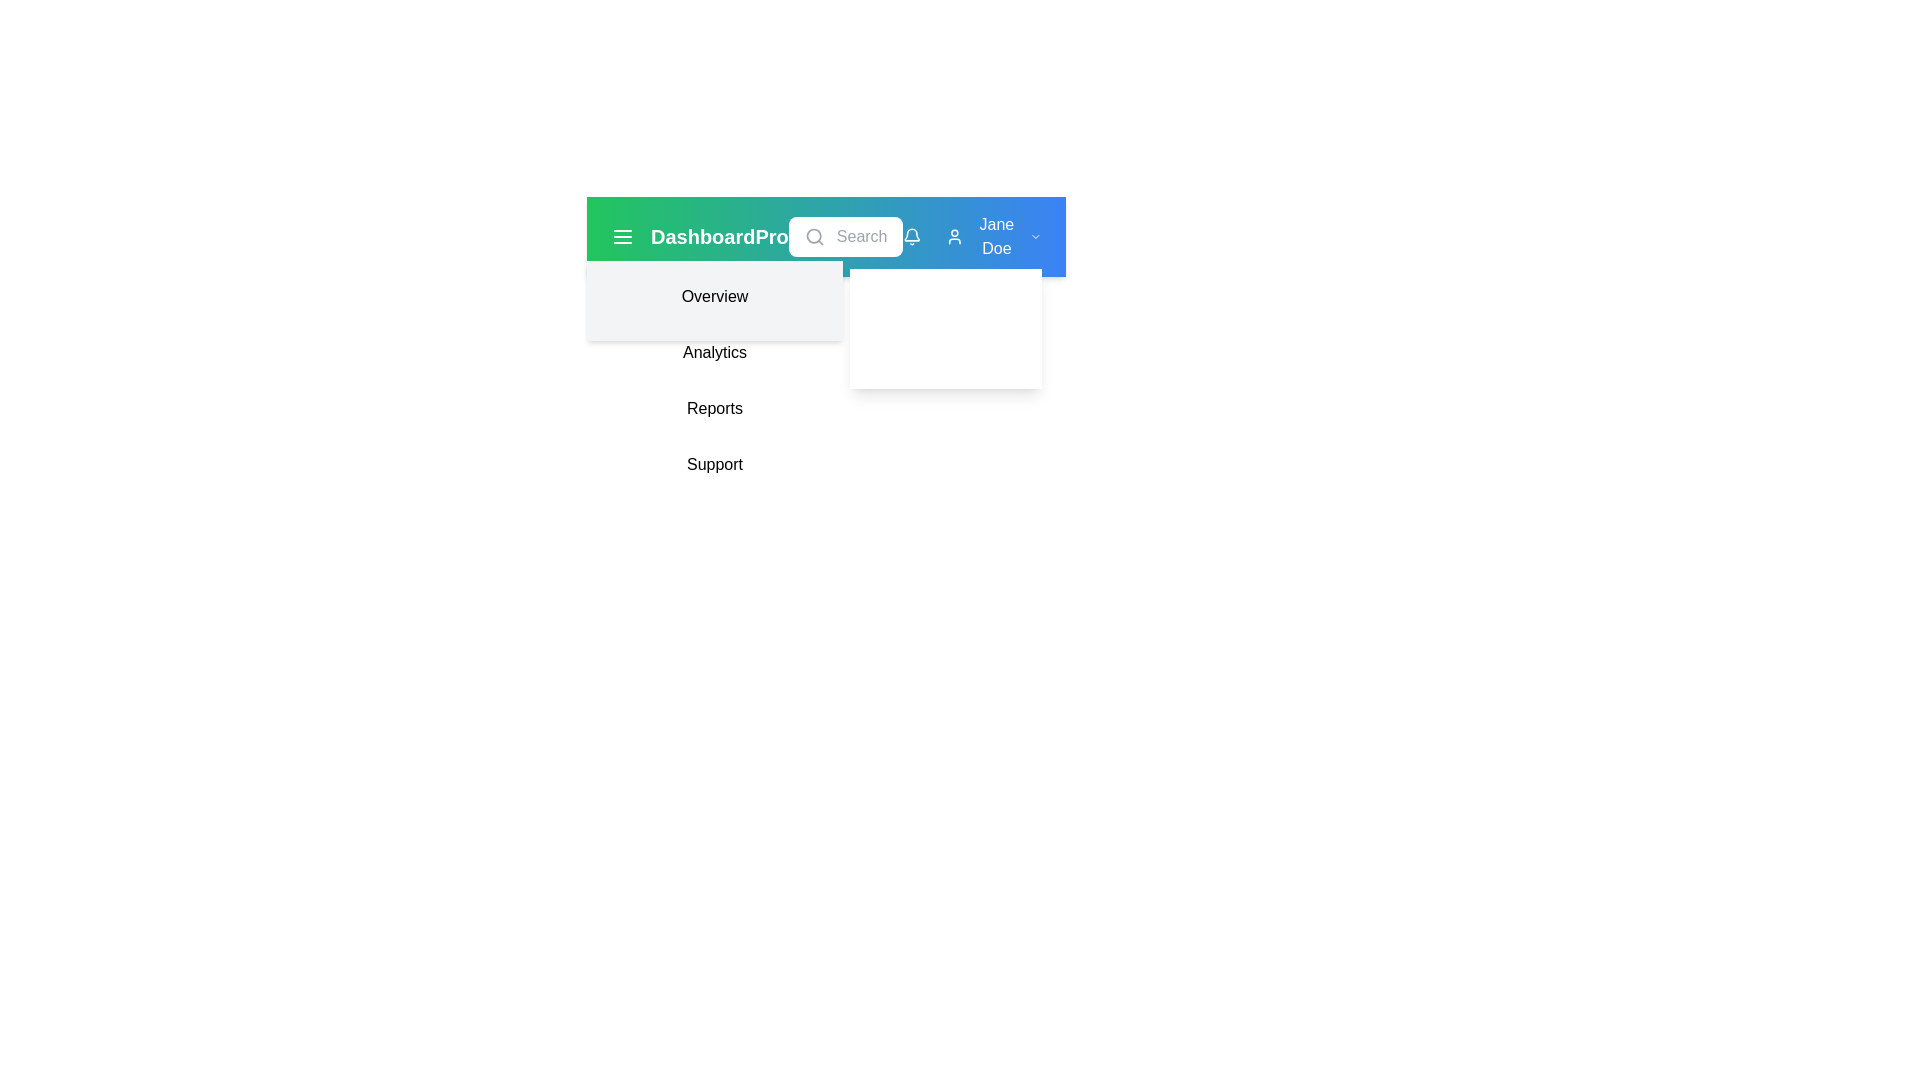  Describe the element at coordinates (826, 235) in the screenshot. I see `the search bar located in the top navigation bar, which provides access to primary navigation controls` at that location.